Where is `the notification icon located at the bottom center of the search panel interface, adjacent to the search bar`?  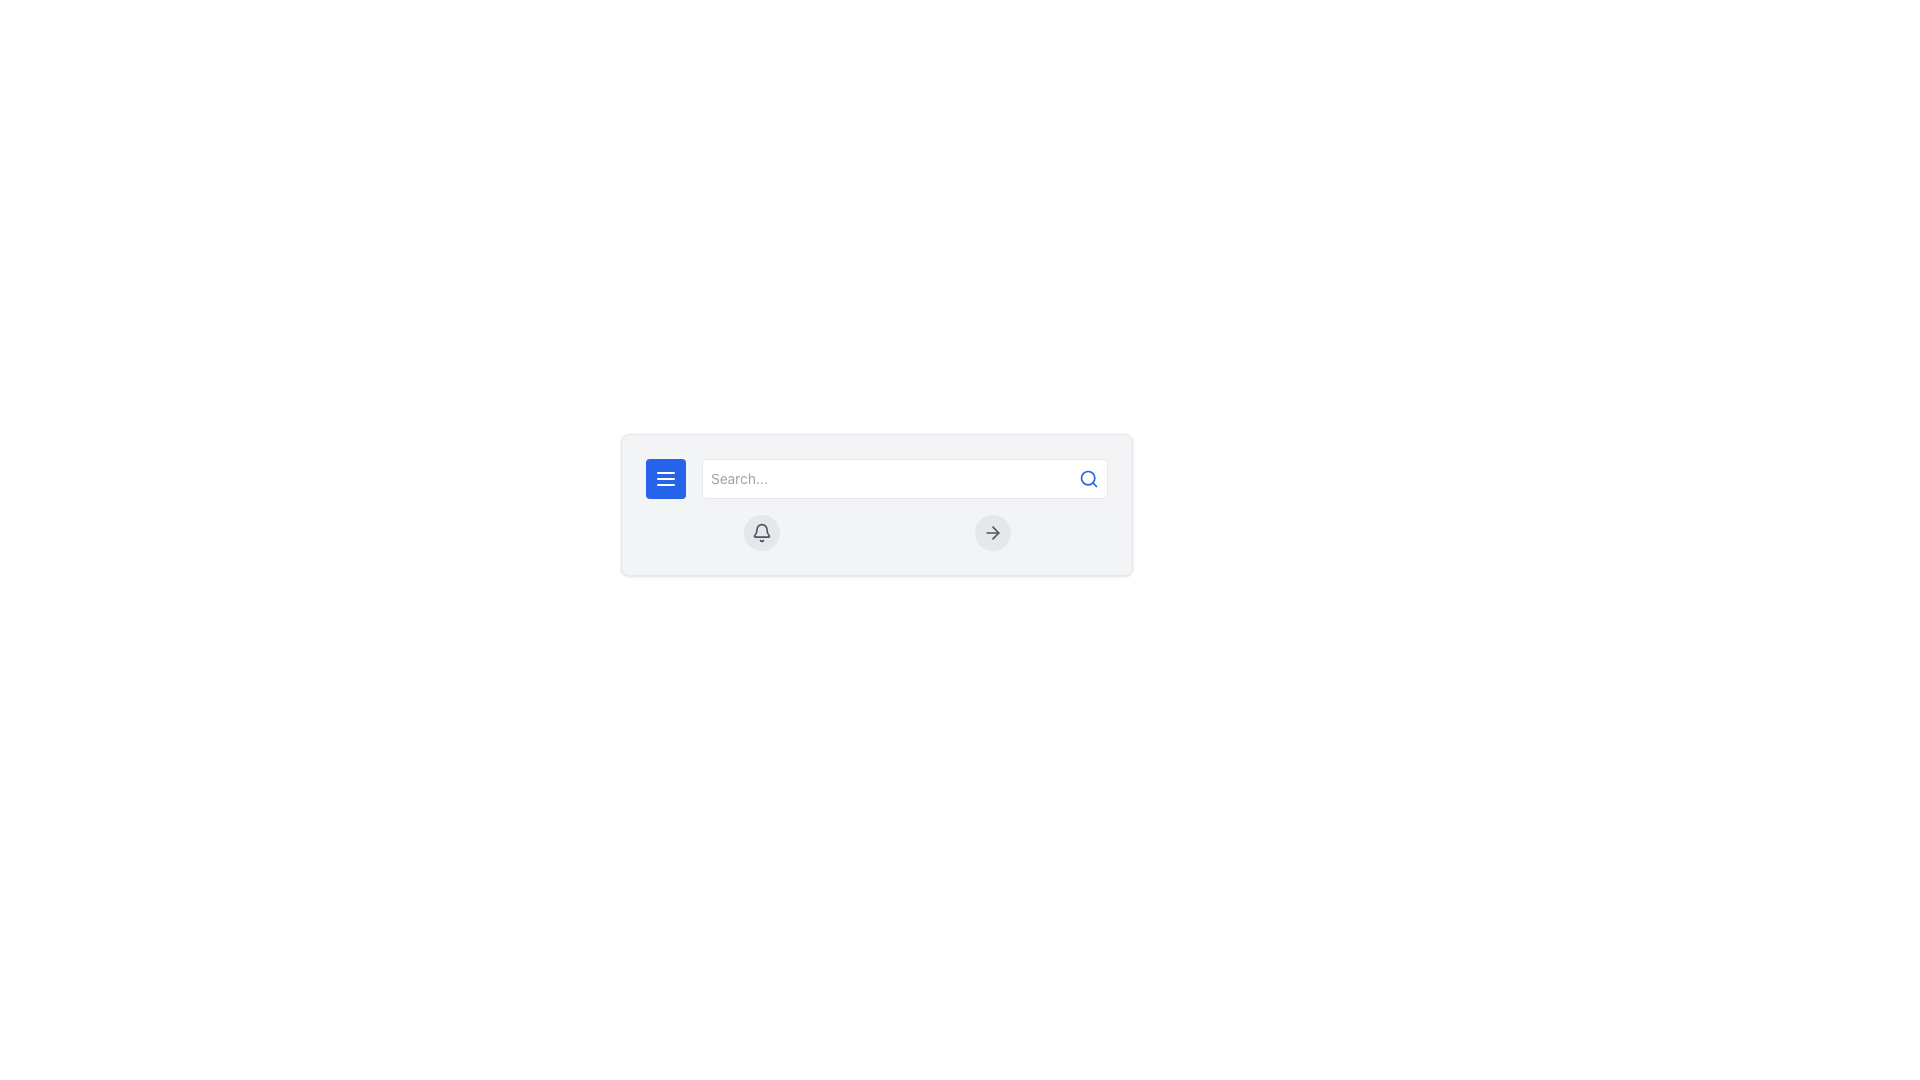
the notification icon located at the bottom center of the search panel interface, adjacent to the search bar is located at coordinates (760, 529).